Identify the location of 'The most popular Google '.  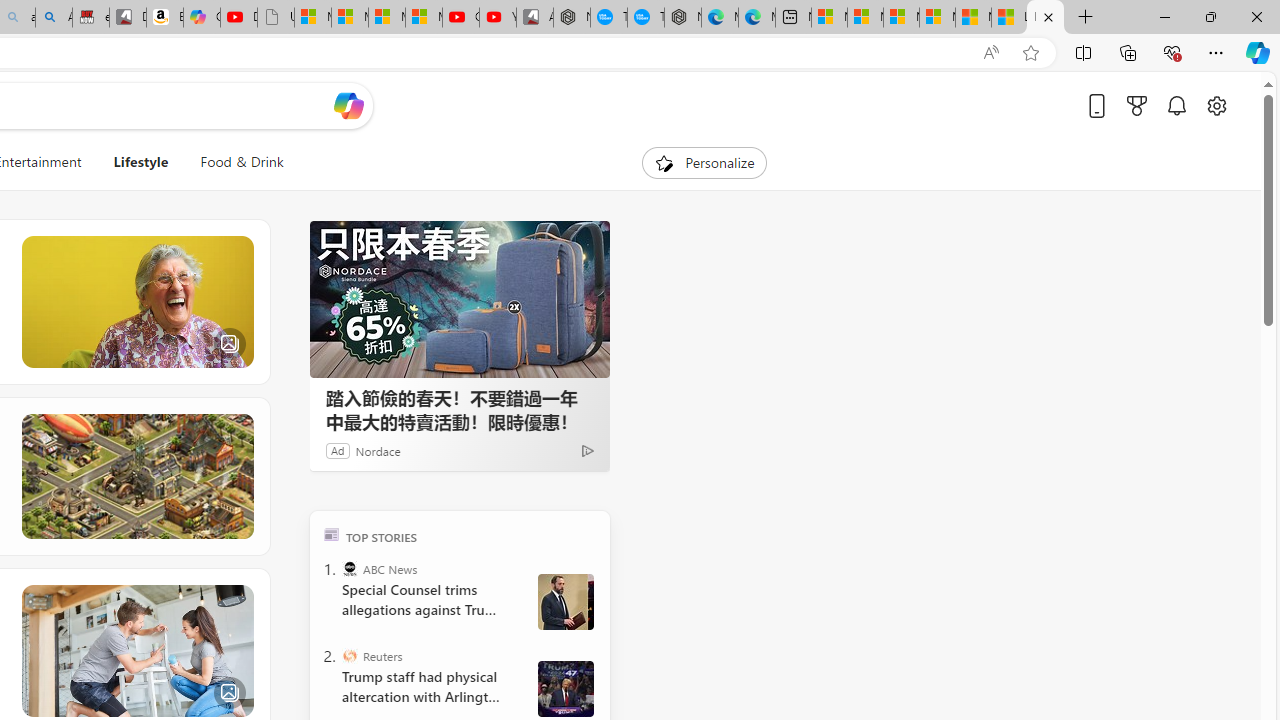
(646, 17).